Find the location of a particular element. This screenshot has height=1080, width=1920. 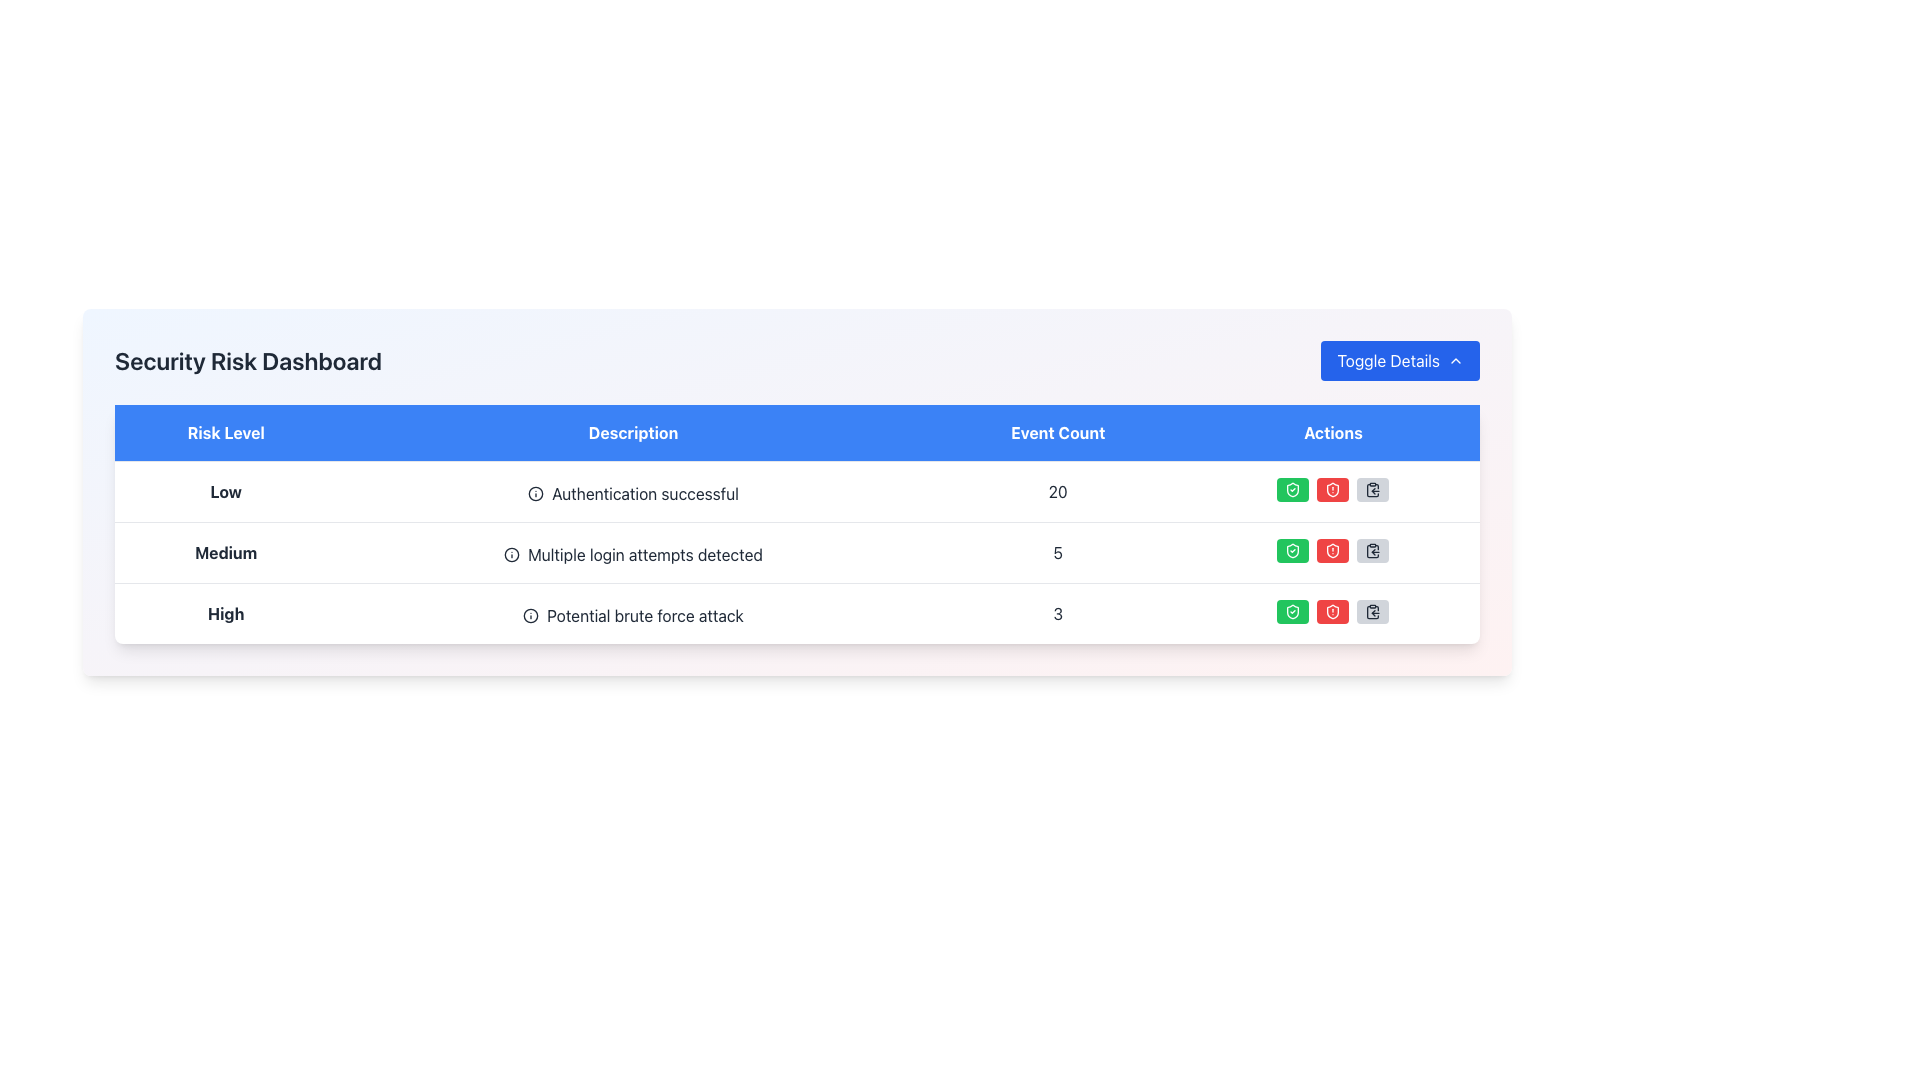

the information icon displayed as part of a notification that indicates 'Authentication successful' in the first row of the table, located in the 'Description' column is located at coordinates (536, 493).